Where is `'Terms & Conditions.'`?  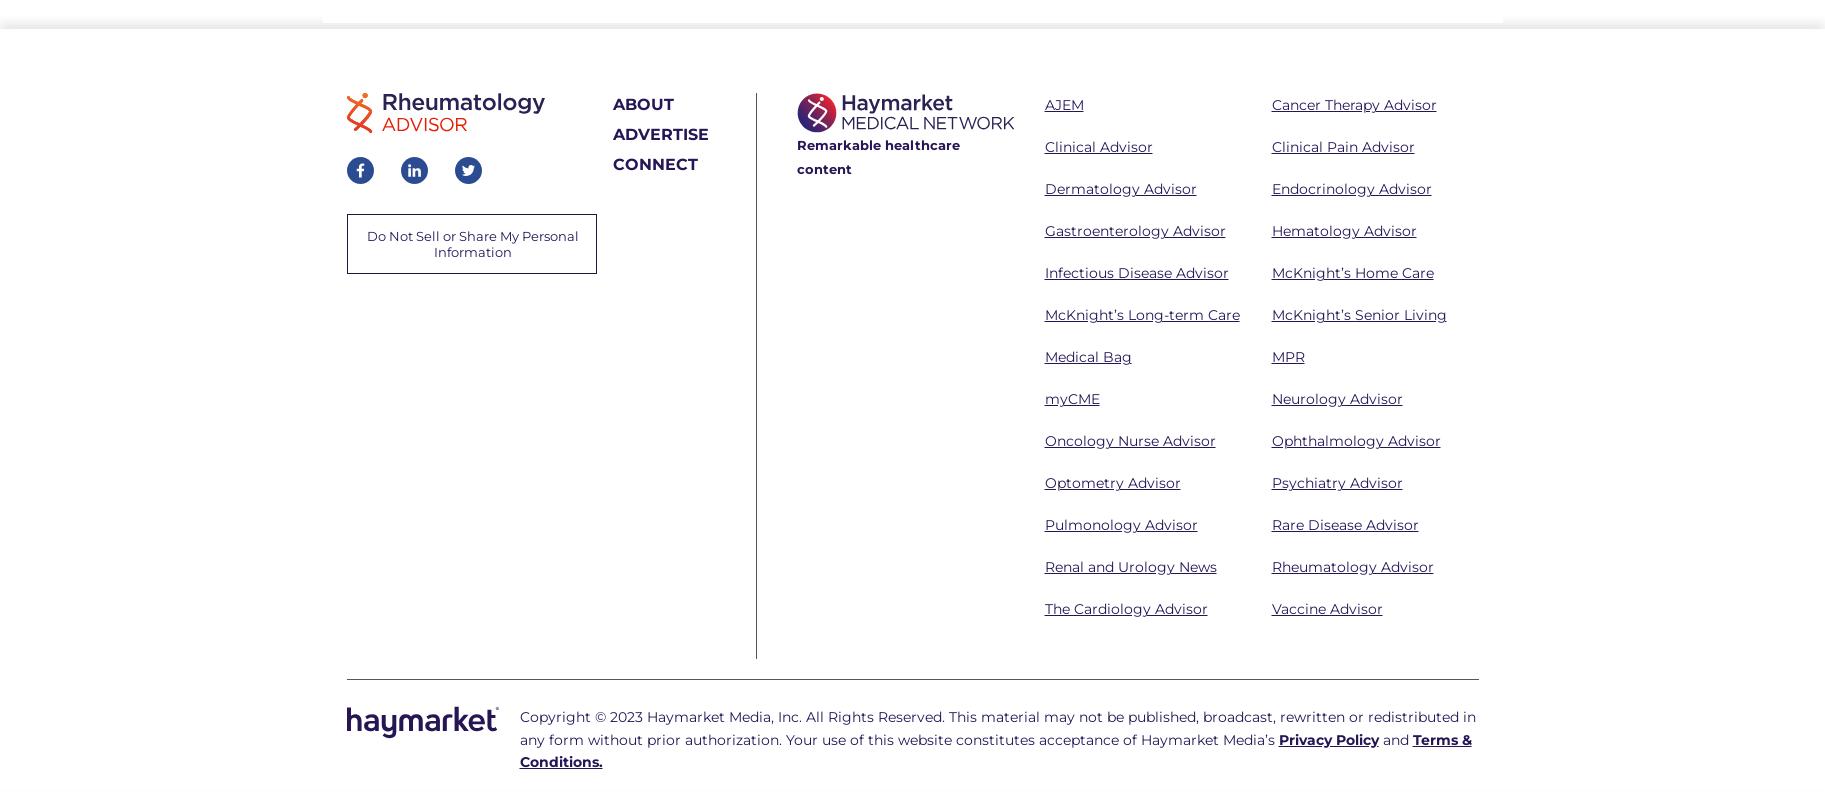 'Terms & Conditions.' is located at coordinates (994, 749).